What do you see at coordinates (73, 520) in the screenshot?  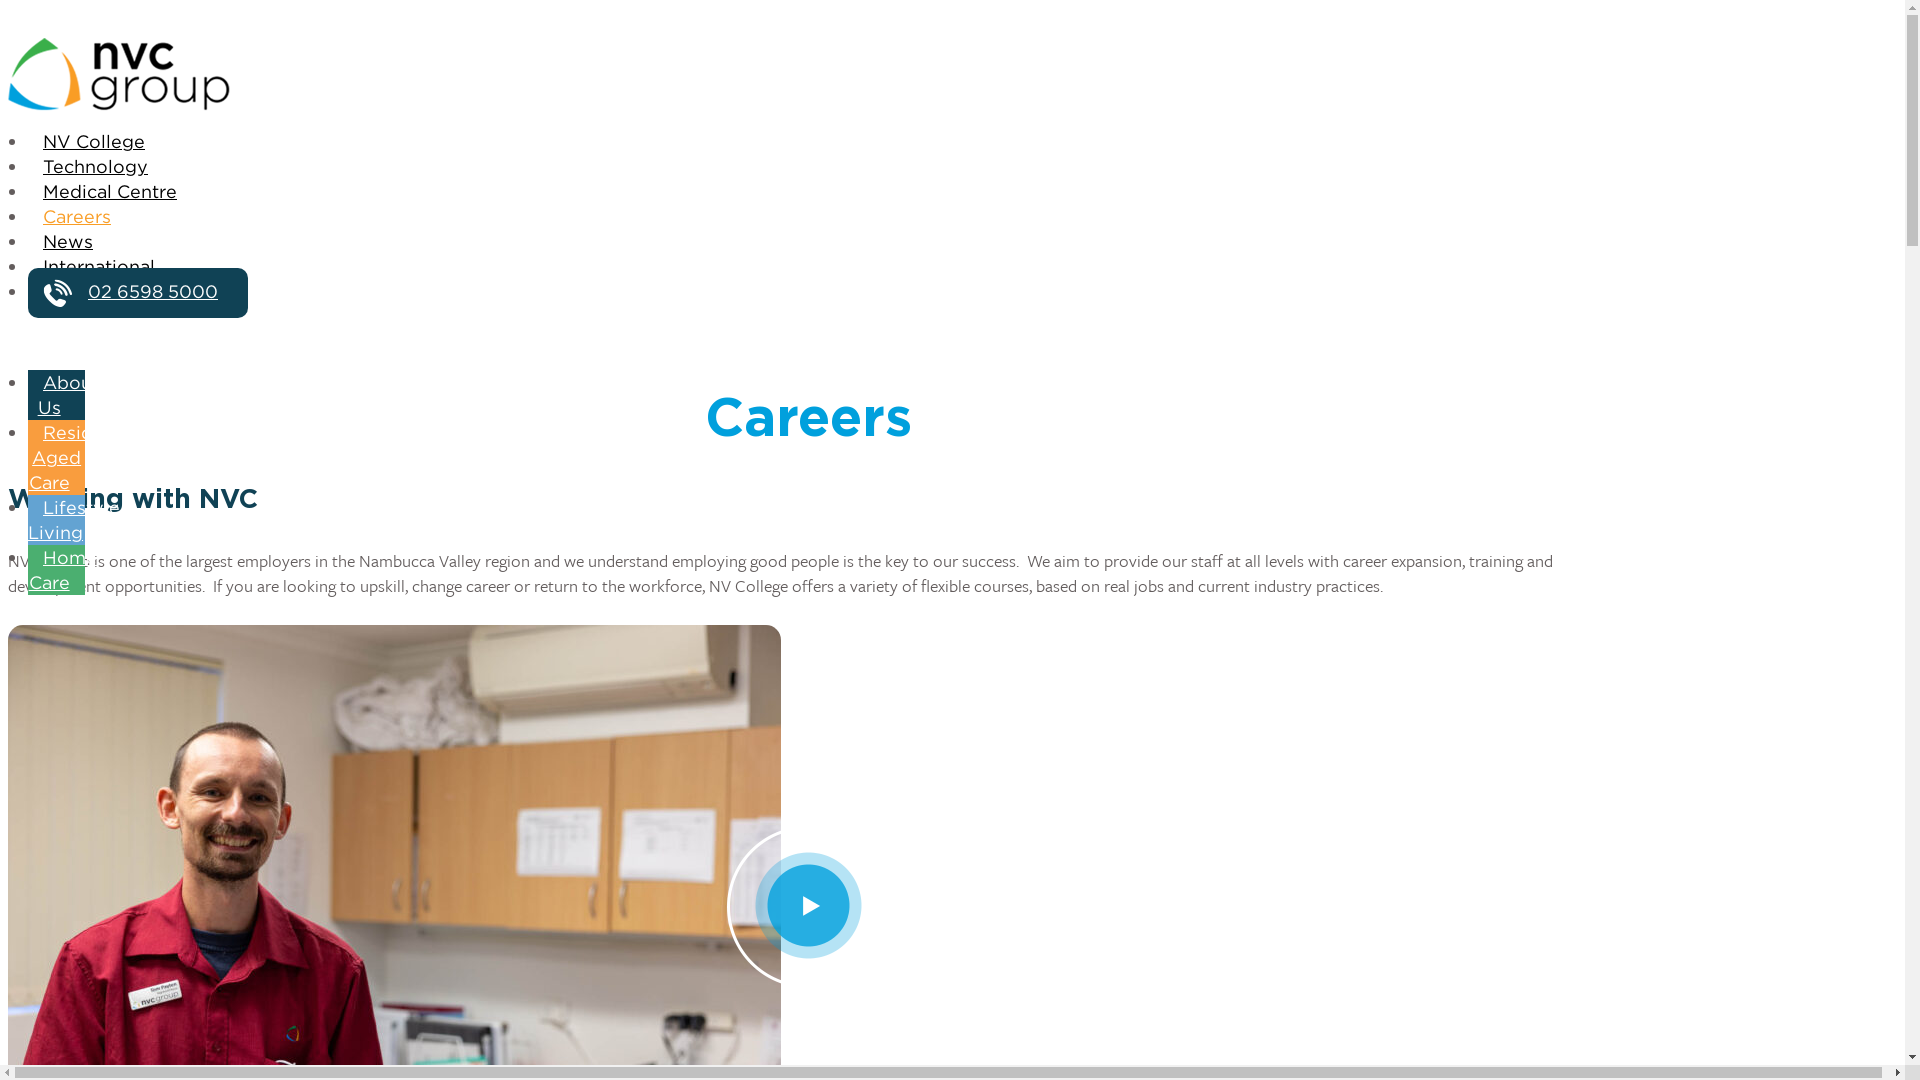 I see `'Lifestyle Living'` at bounding box center [73, 520].